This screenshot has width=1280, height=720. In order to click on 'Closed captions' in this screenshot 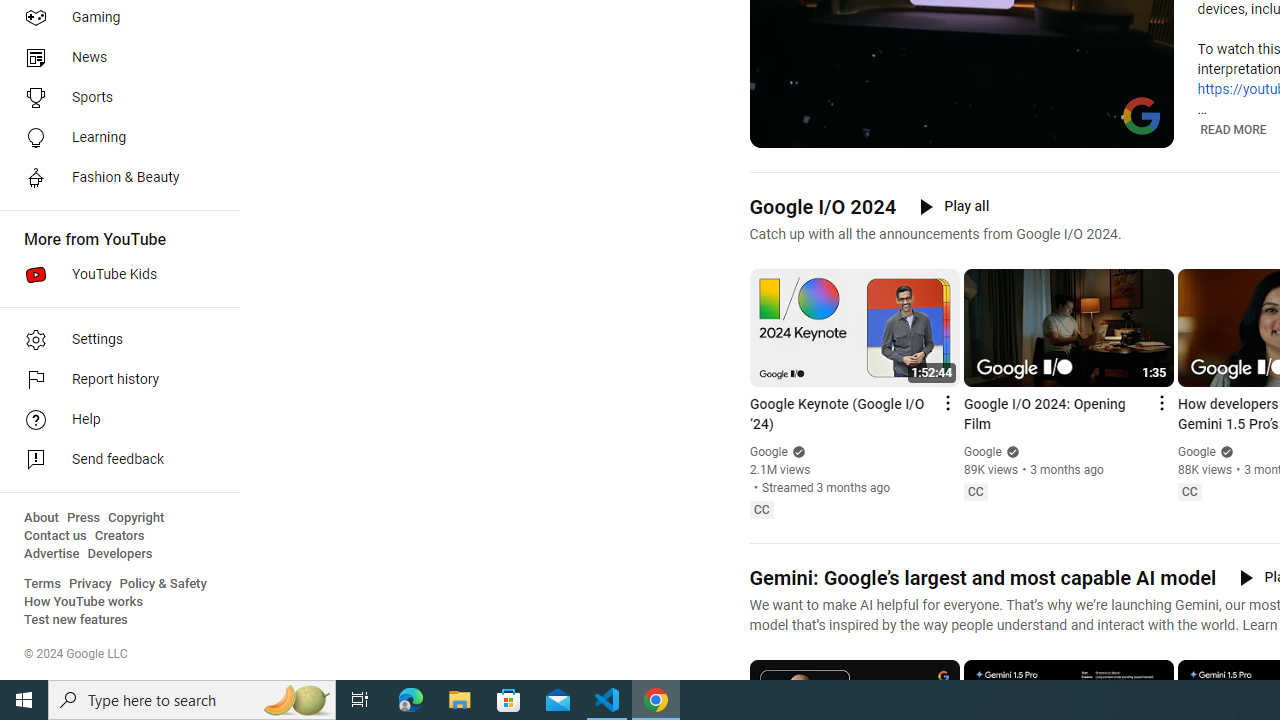, I will do `click(1189, 492)`.